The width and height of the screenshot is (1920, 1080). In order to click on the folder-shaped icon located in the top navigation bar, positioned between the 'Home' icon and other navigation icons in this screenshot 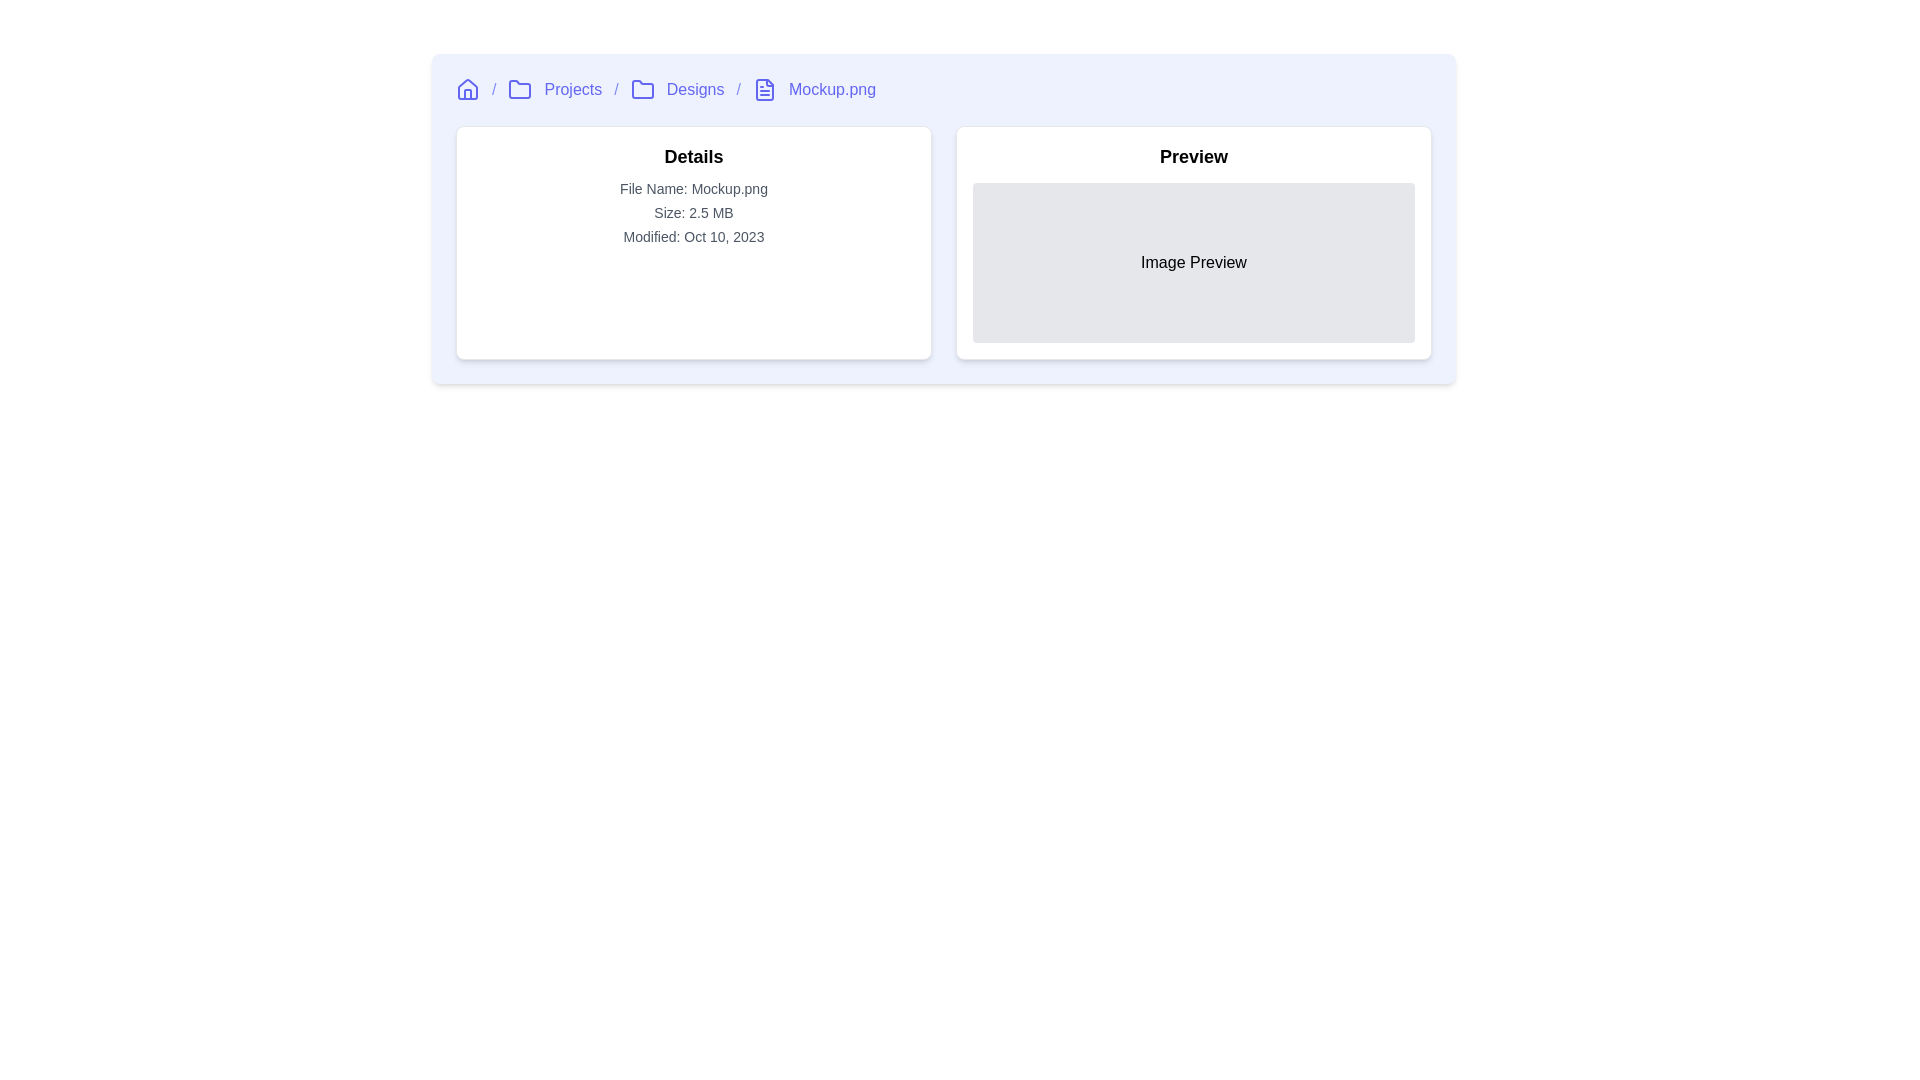, I will do `click(642, 88)`.